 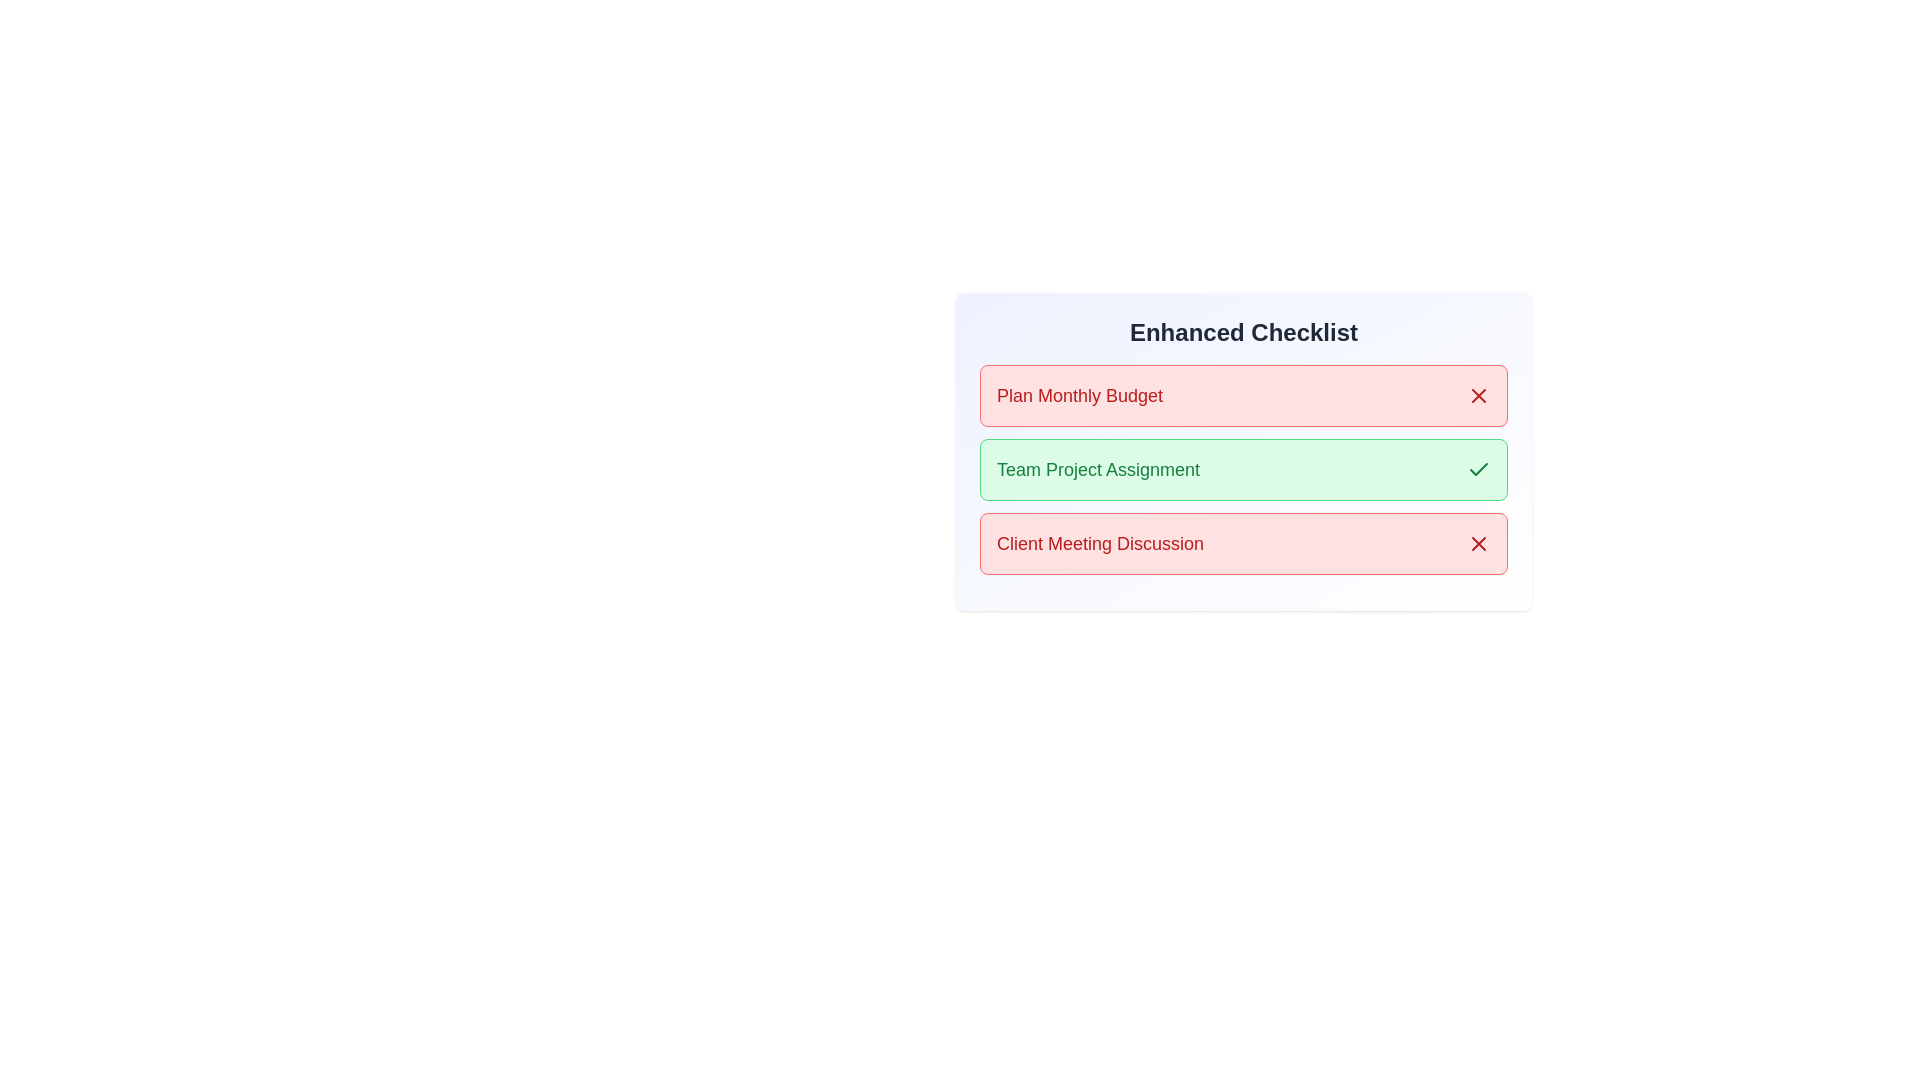 What do you see at coordinates (1478, 470) in the screenshot?
I see `the status of the checklist item 'Team Project Assignment' by interacting with the icon located at the right edge of the green-highlighted area` at bounding box center [1478, 470].